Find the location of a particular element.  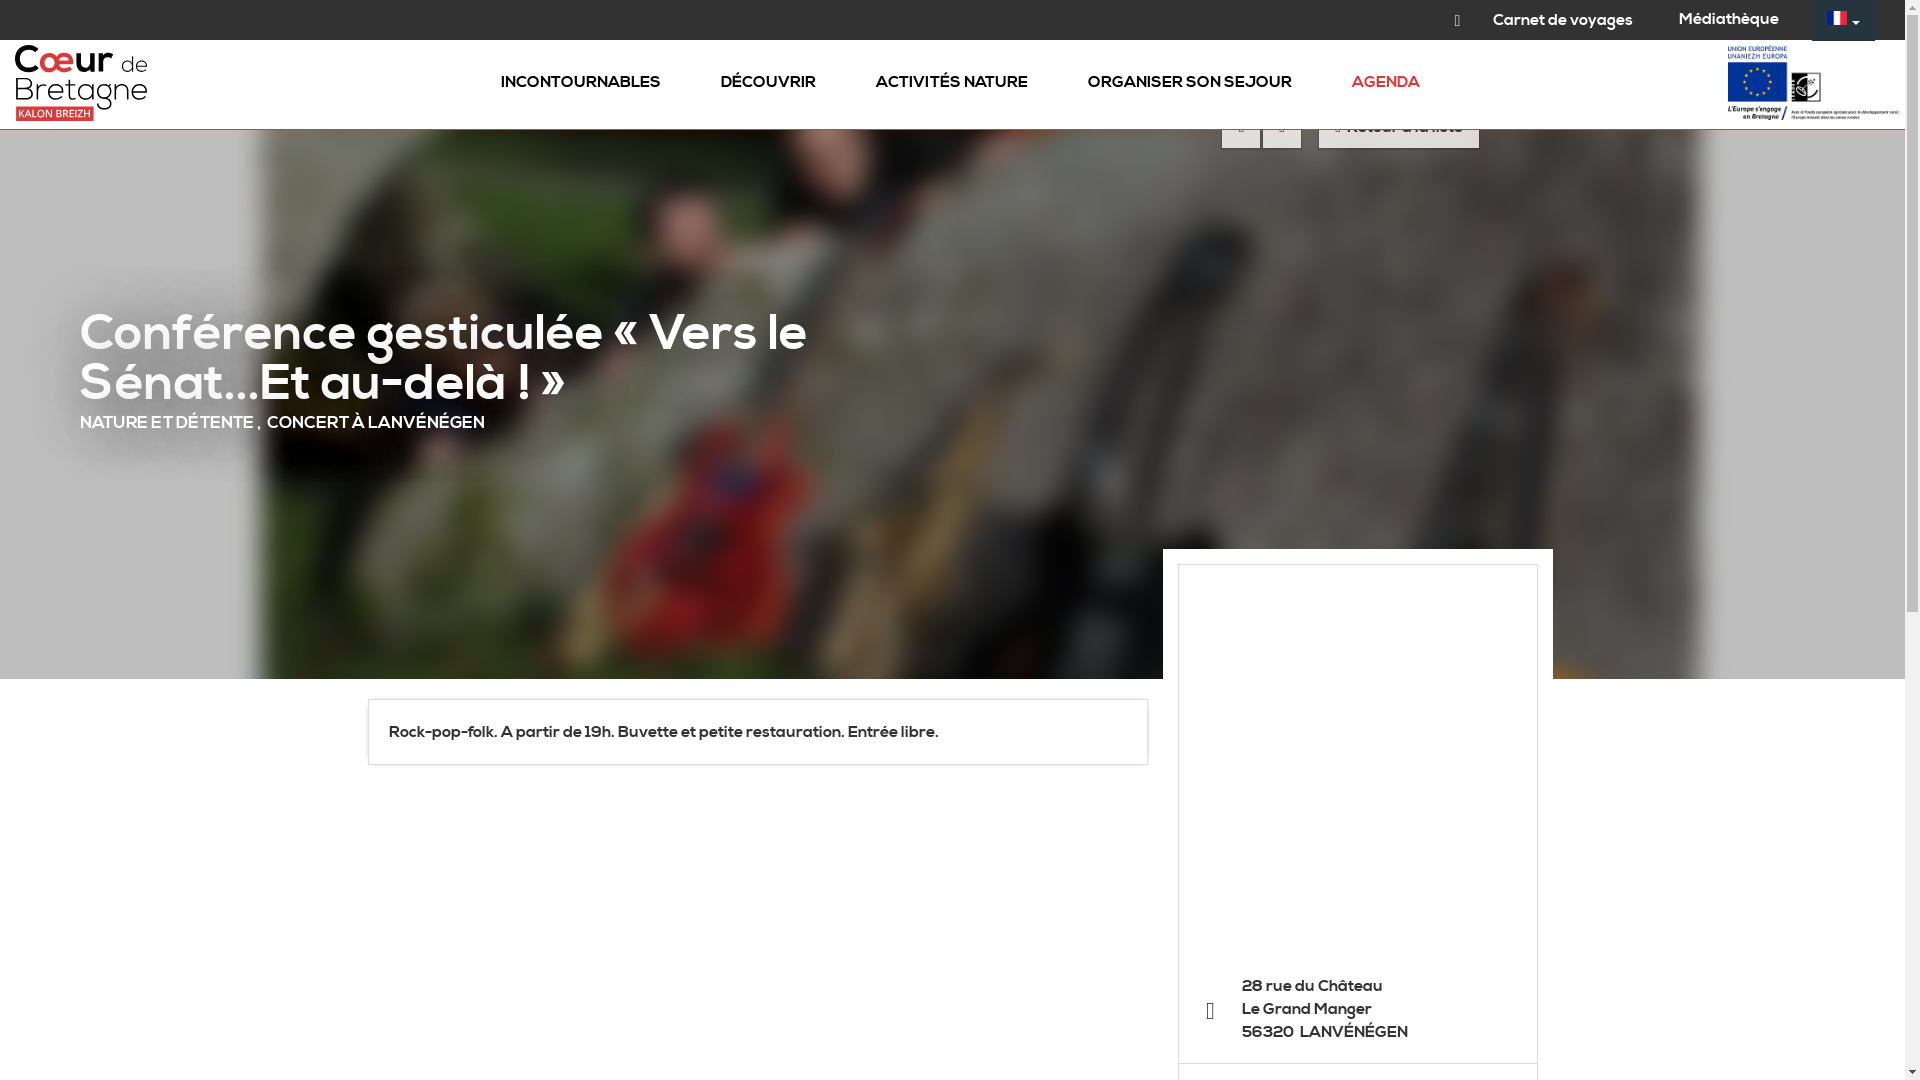

'INCONTOURNABLES' is located at coordinates (579, 83).